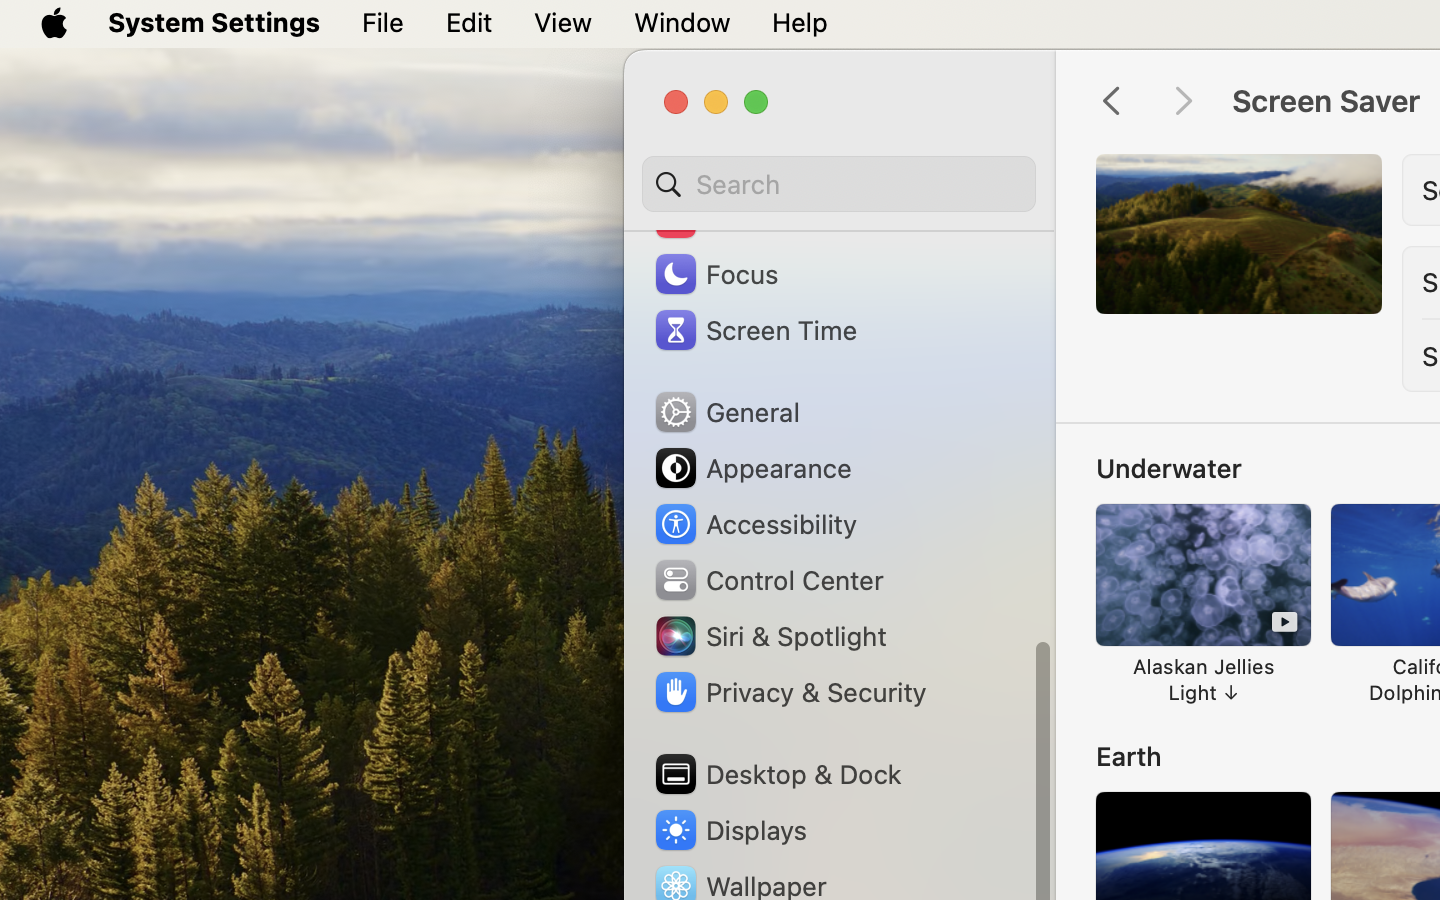 This screenshot has height=900, width=1440. I want to click on 'Underwater', so click(1168, 467).